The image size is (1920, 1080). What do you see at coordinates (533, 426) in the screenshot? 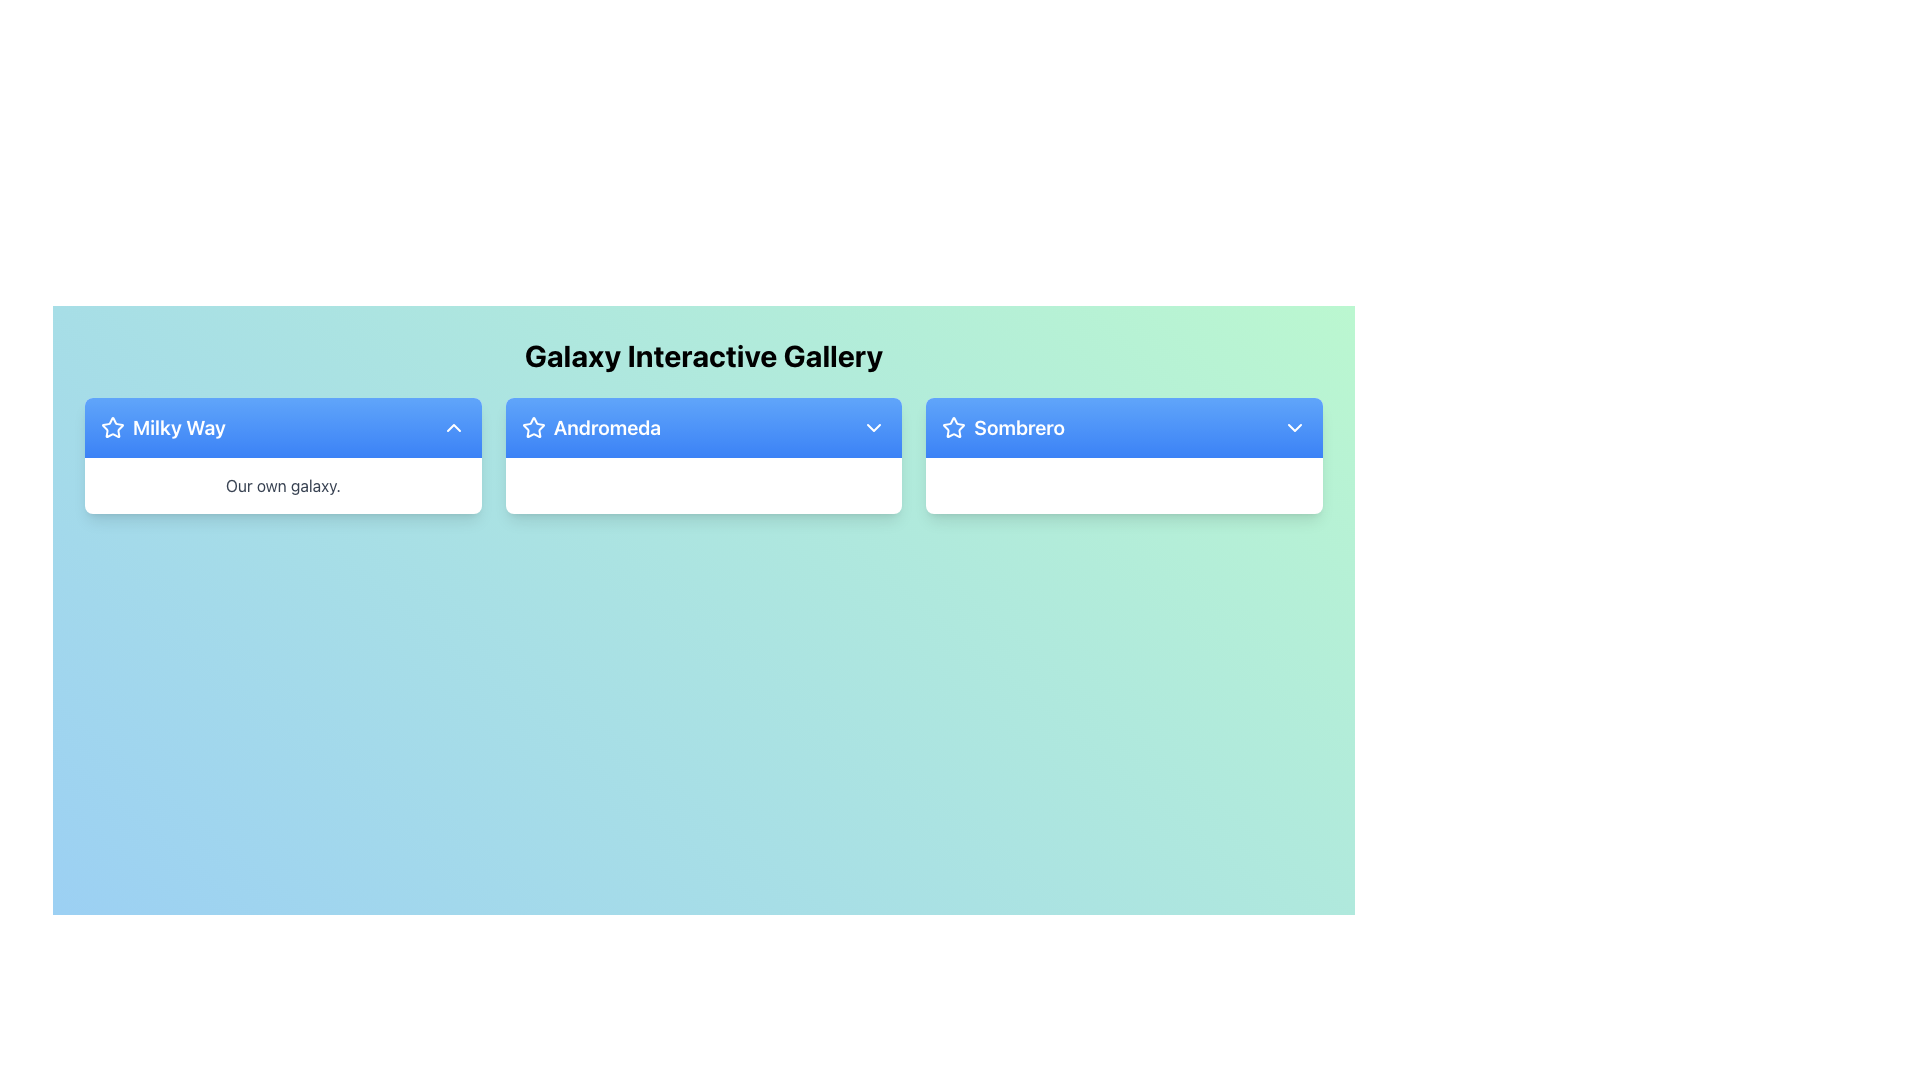
I see `the star icon within the blue button labeled 'Andromeda'` at bounding box center [533, 426].